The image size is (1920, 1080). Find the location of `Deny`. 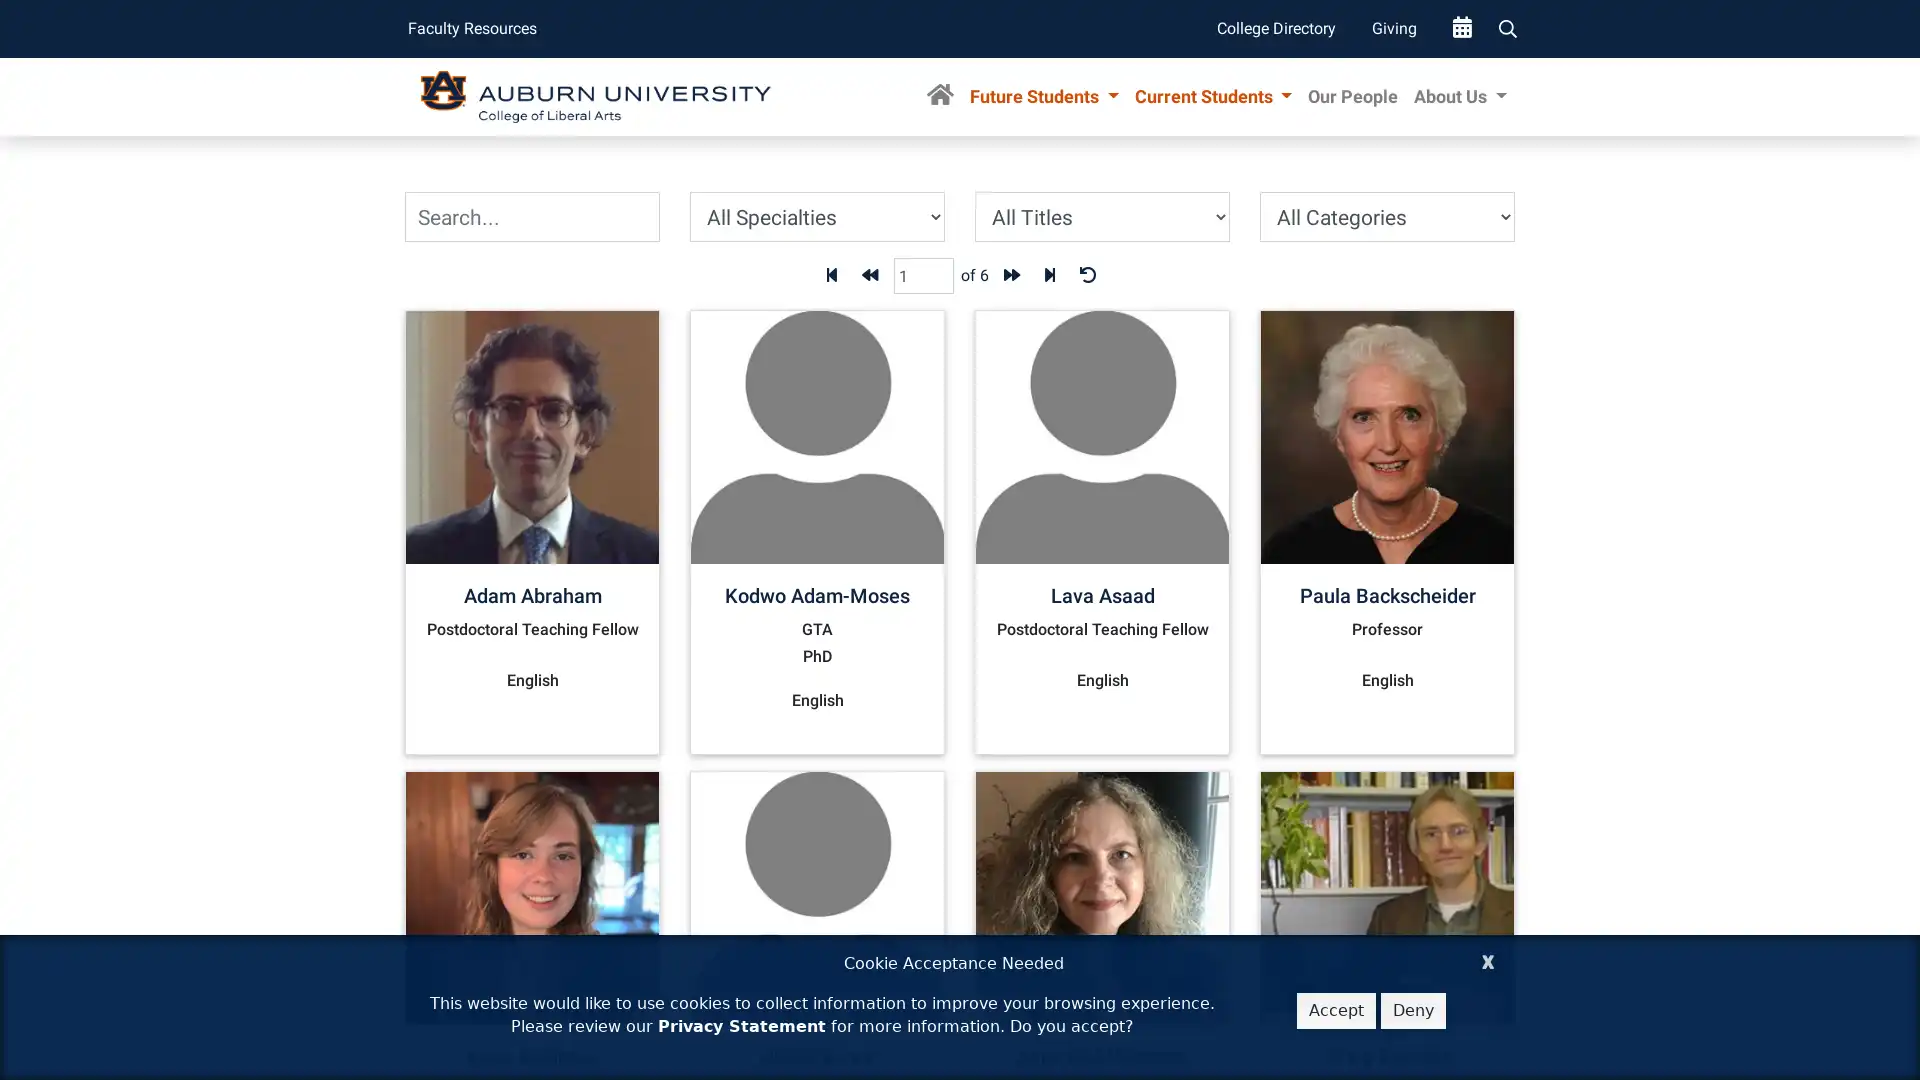

Deny is located at coordinates (1412, 1010).